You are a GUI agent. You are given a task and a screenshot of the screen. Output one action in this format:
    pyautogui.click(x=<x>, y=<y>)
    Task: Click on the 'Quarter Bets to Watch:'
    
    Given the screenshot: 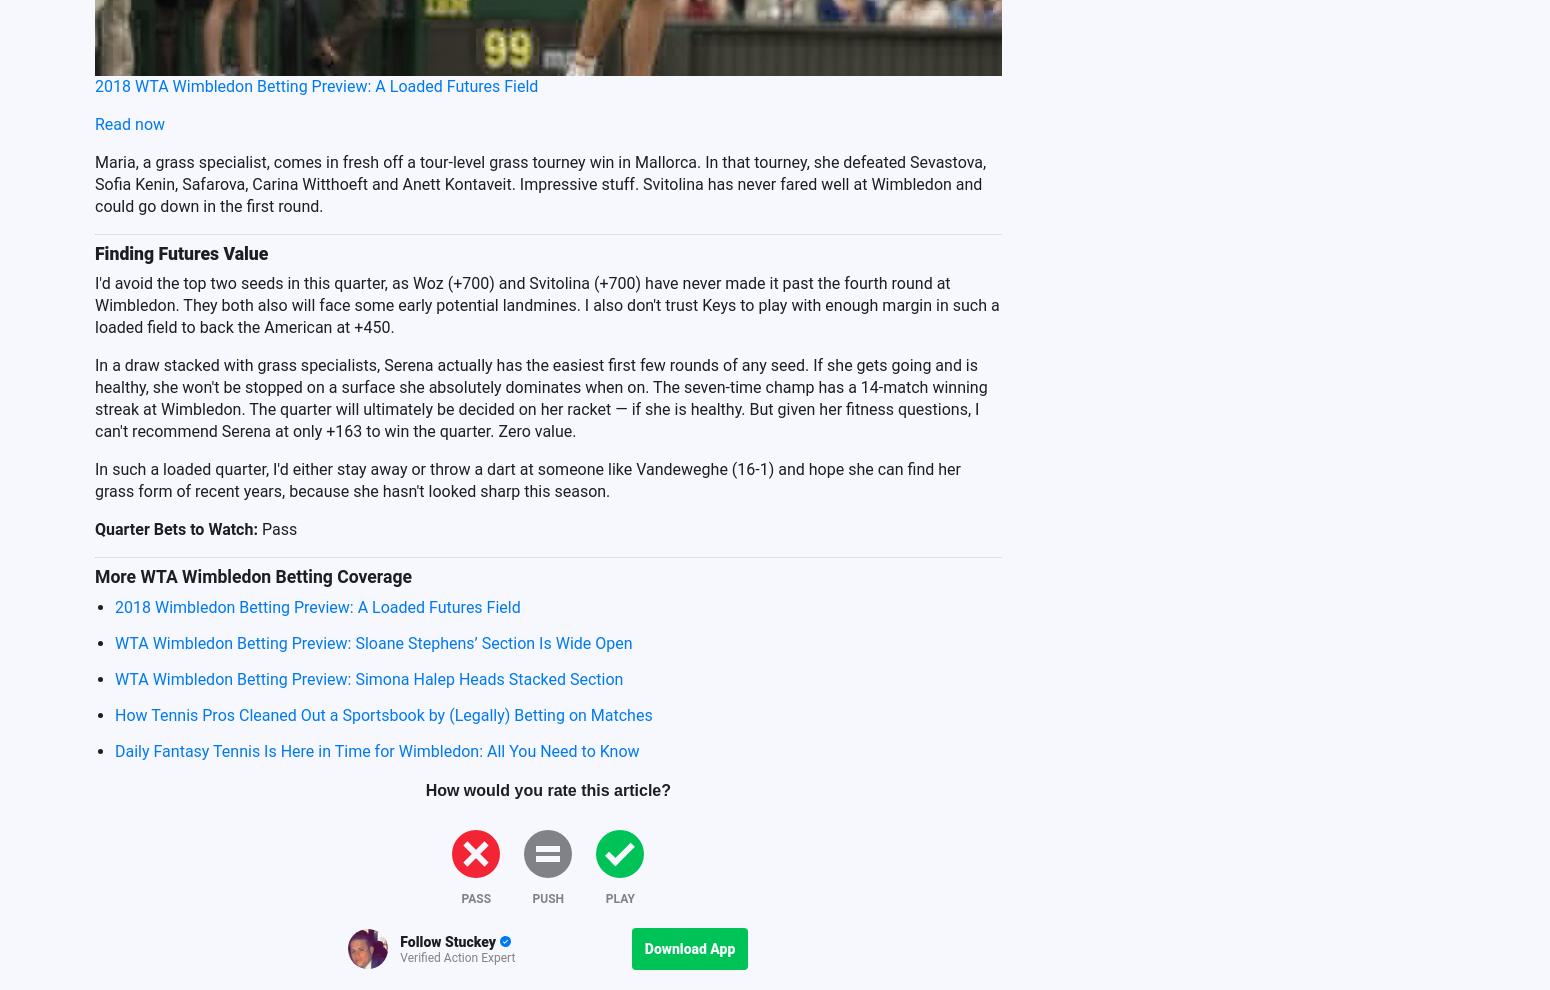 What is the action you would take?
    pyautogui.click(x=174, y=527)
    